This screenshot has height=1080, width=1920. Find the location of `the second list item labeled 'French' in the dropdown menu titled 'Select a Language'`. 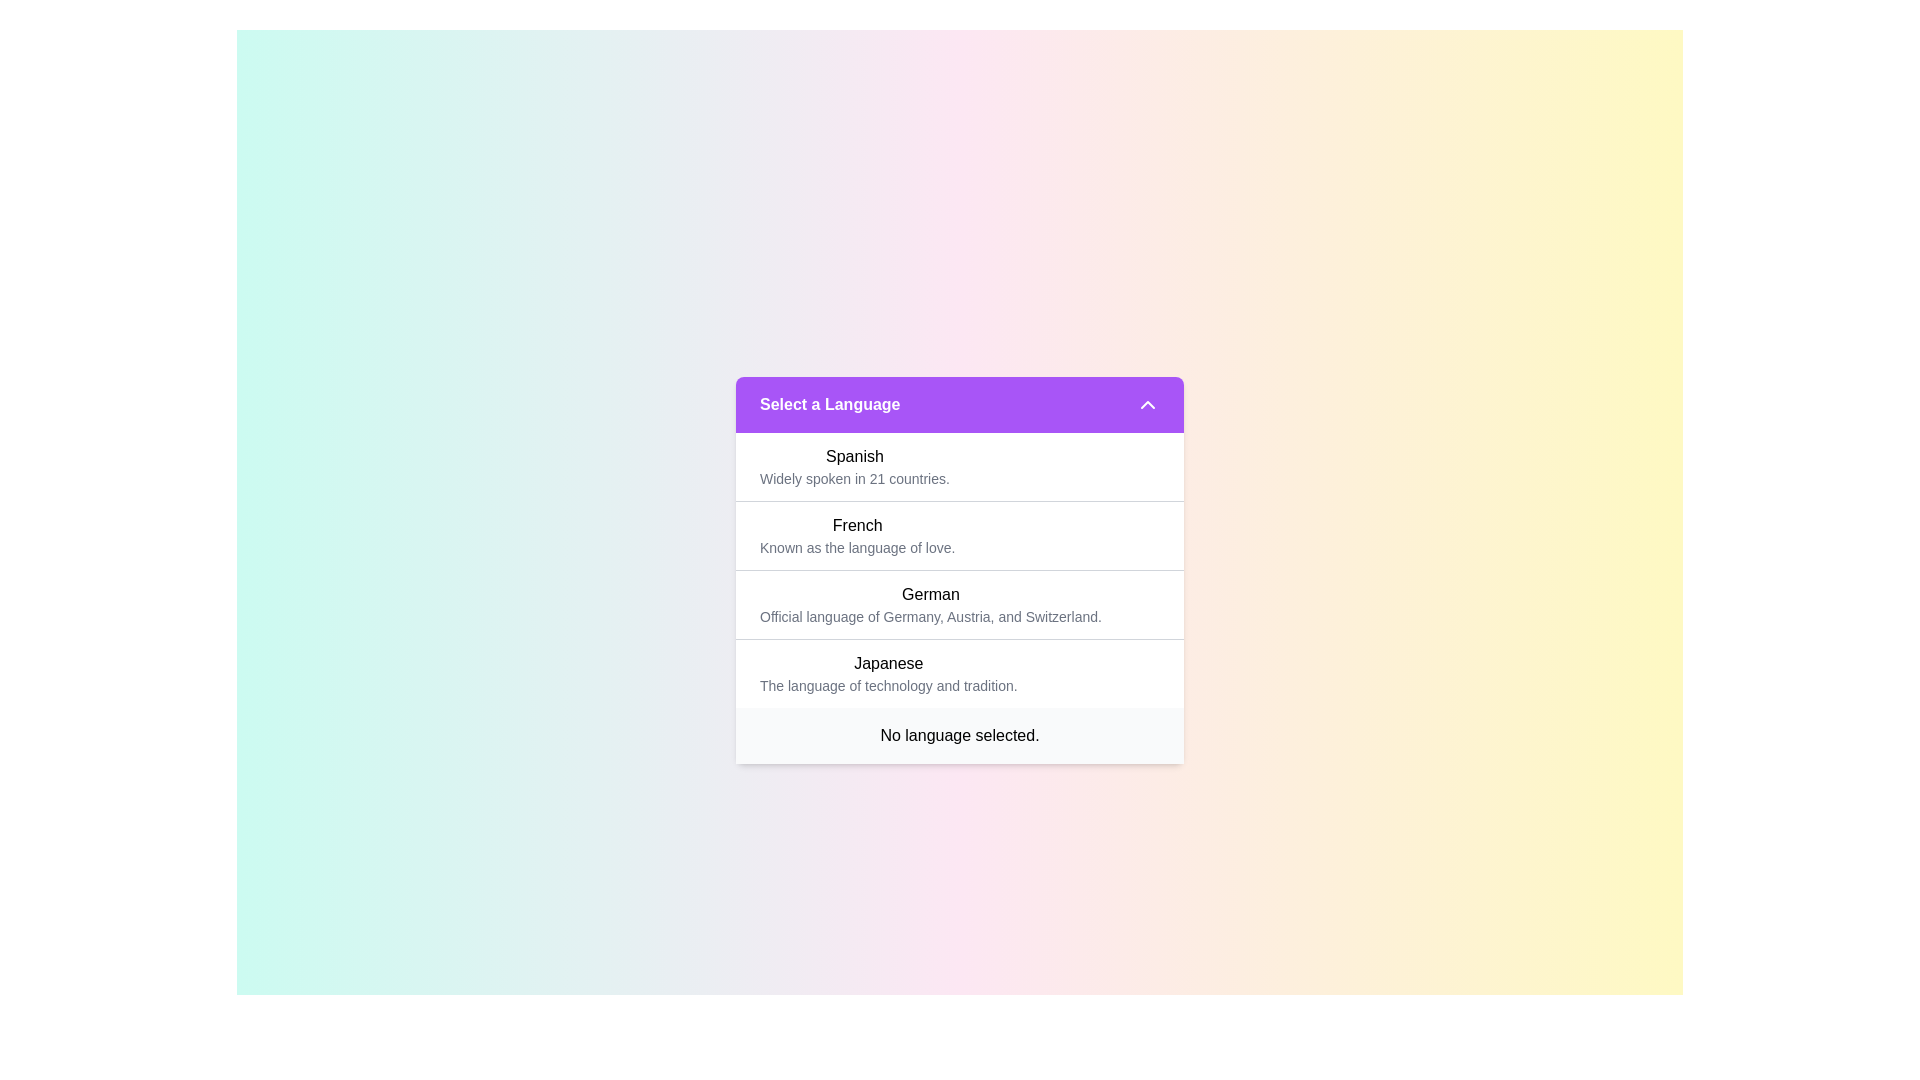

the second list item labeled 'French' in the dropdown menu titled 'Select a Language' is located at coordinates (960, 570).